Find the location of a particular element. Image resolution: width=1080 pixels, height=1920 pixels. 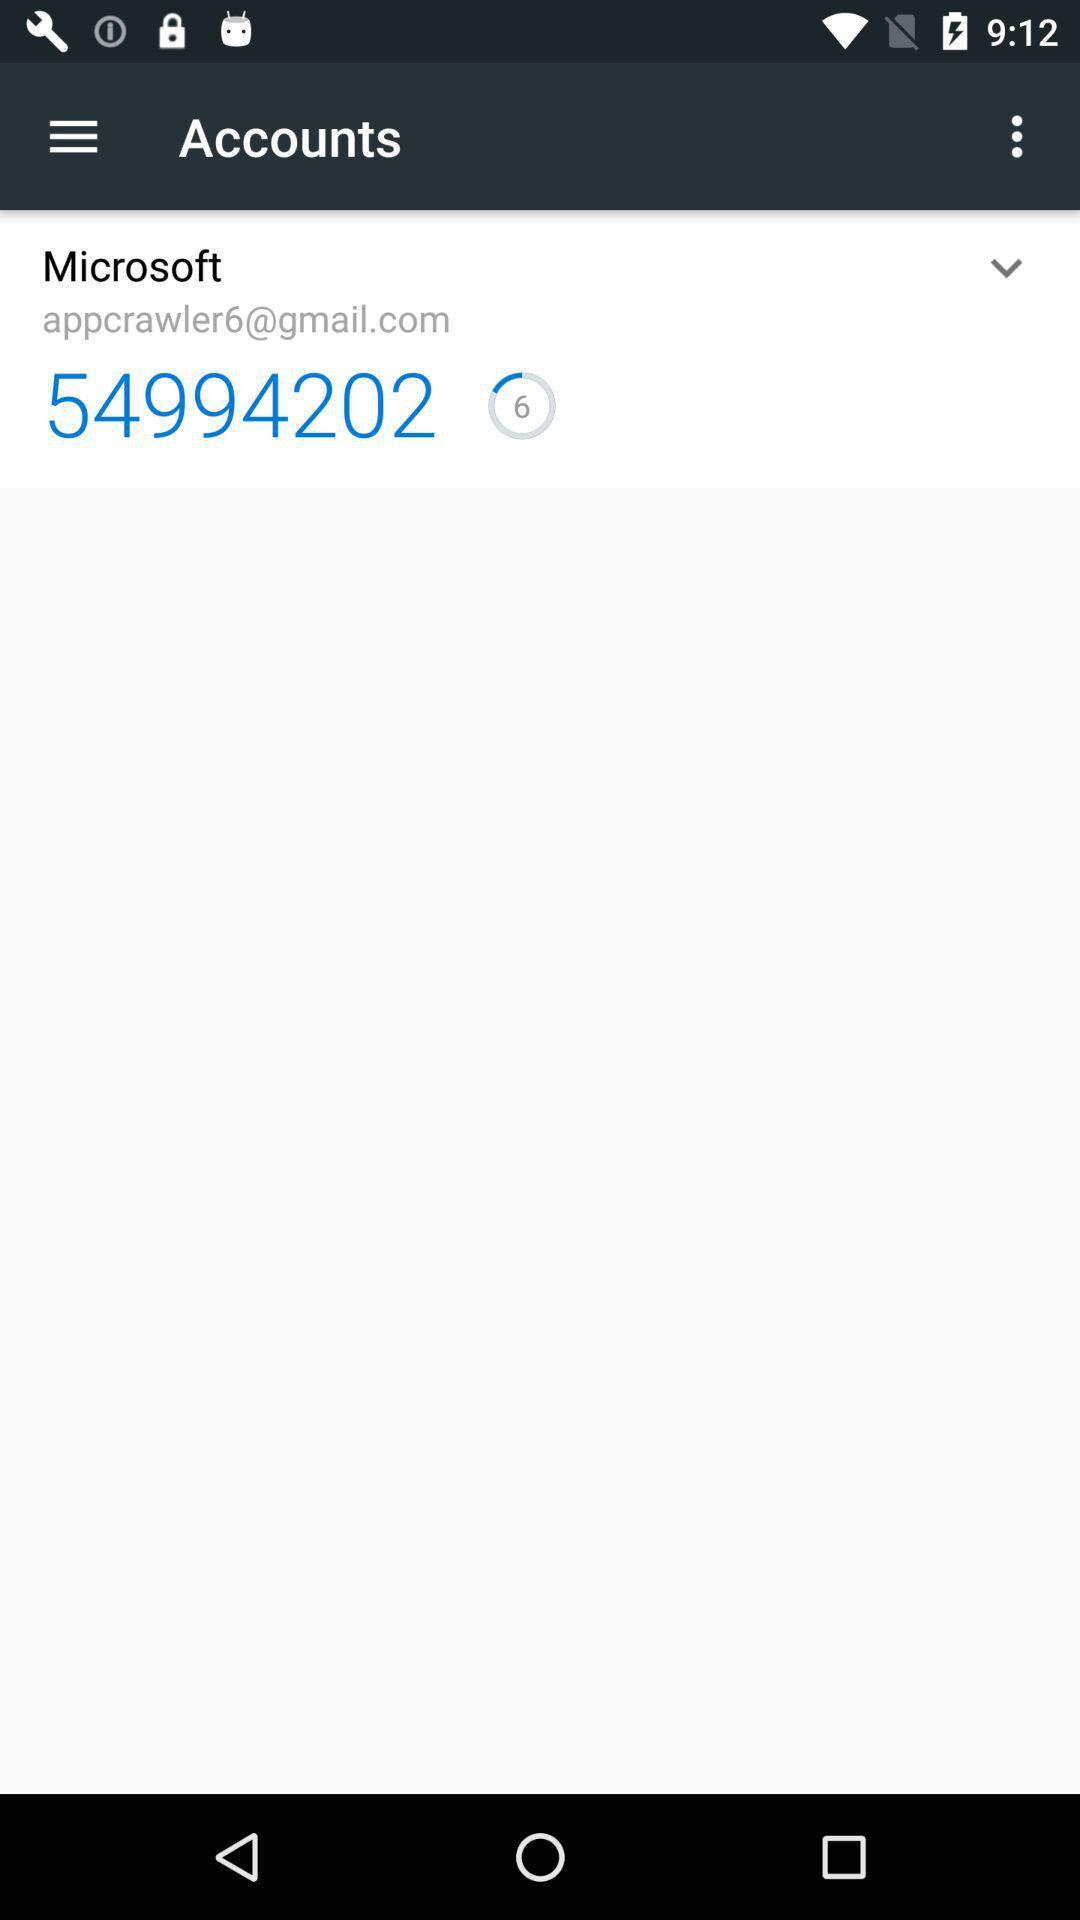

the item above microsoft icon is located at coordinates (83, 135).